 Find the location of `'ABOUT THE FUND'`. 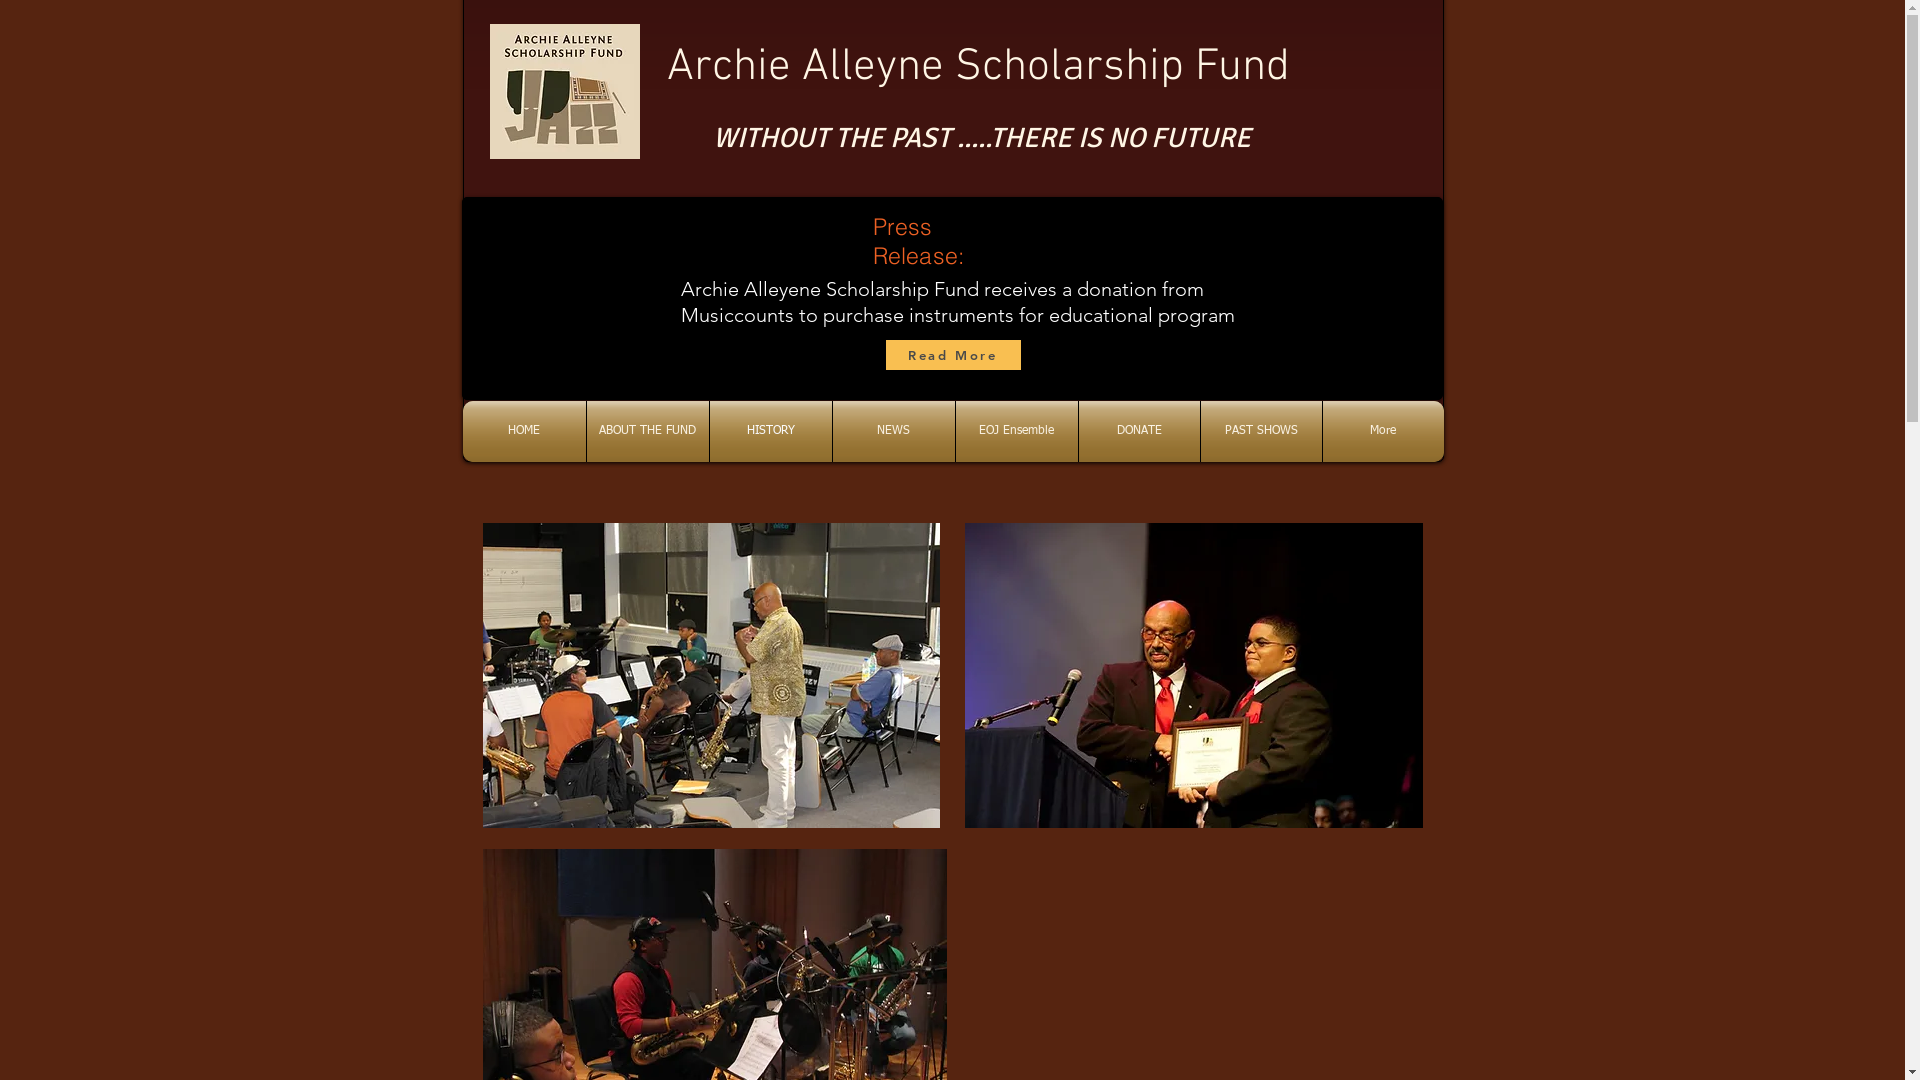

'ABOUT THE FUND' is located at coordinates (584, 430).